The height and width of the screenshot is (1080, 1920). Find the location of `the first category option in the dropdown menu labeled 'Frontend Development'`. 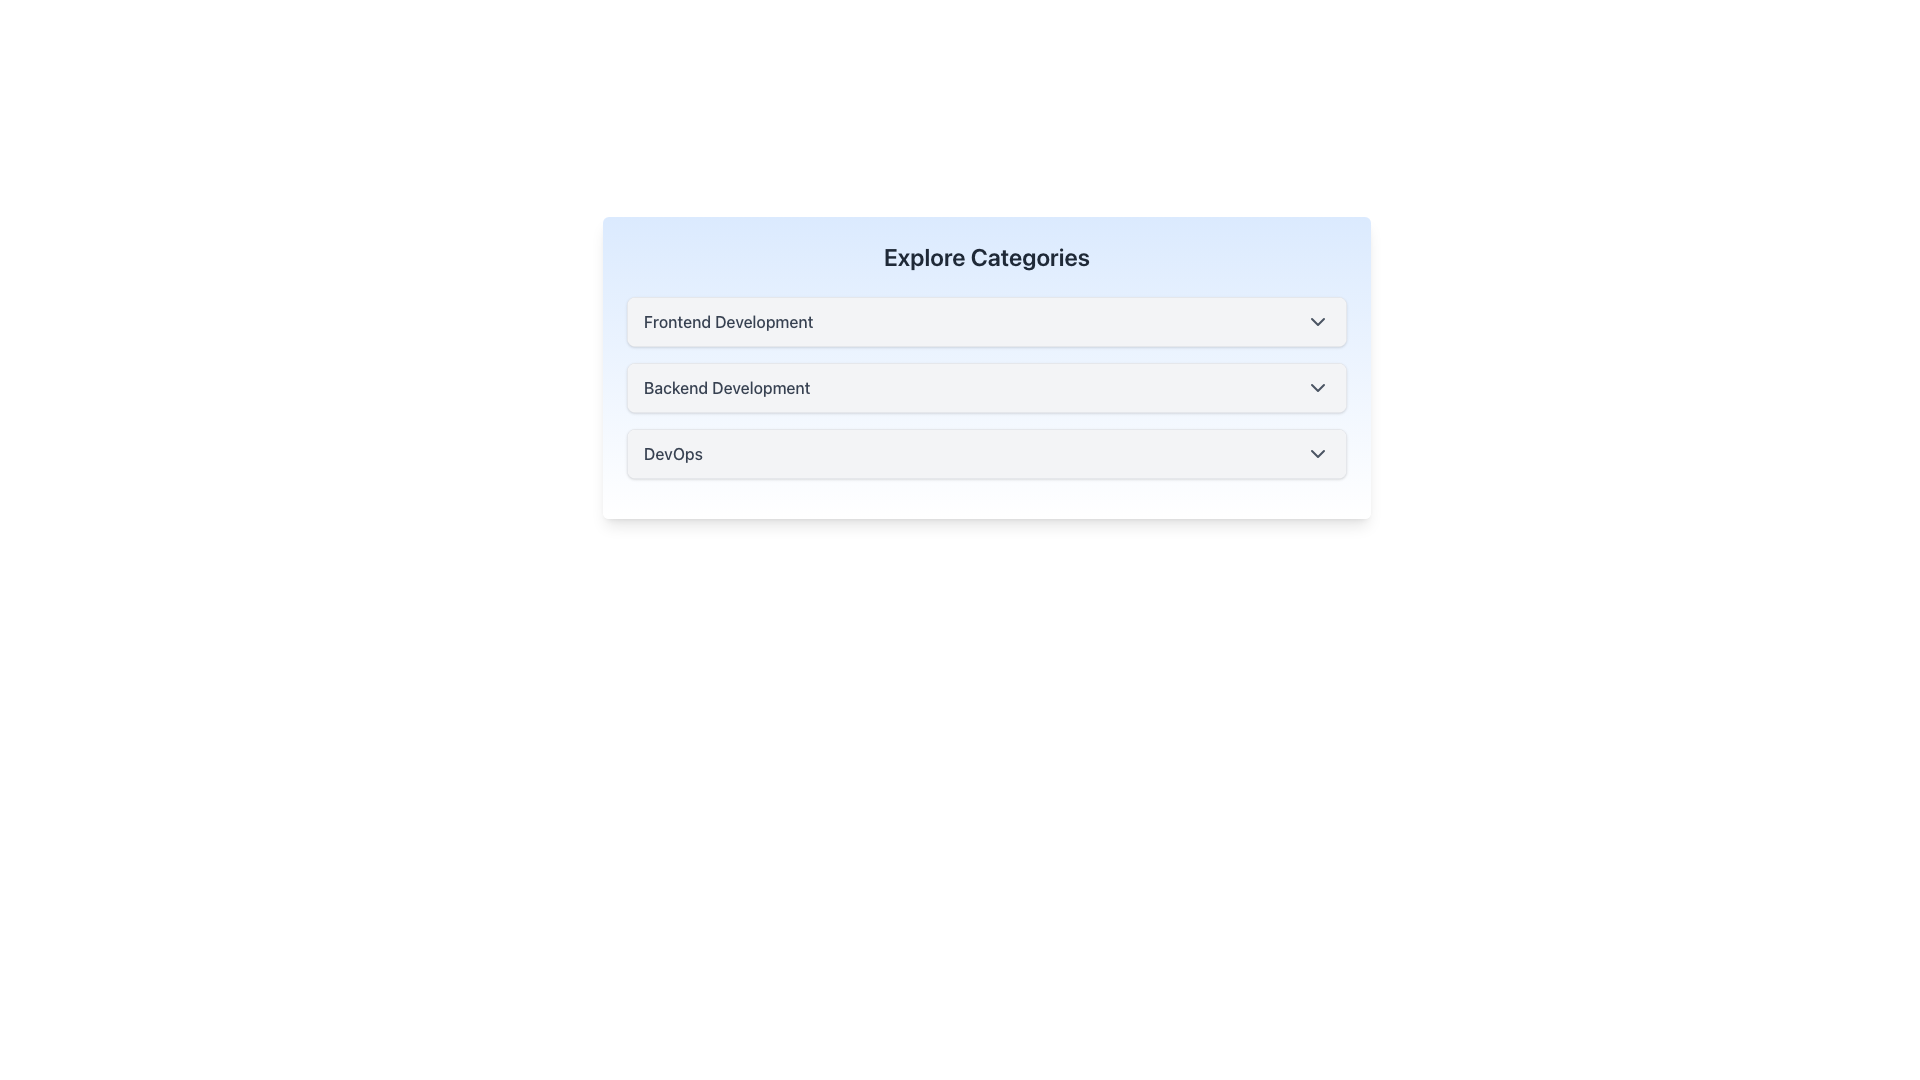

the first category option in the dropdown menu labeled 'Frontend Development' is located at coordinates (987, 320).